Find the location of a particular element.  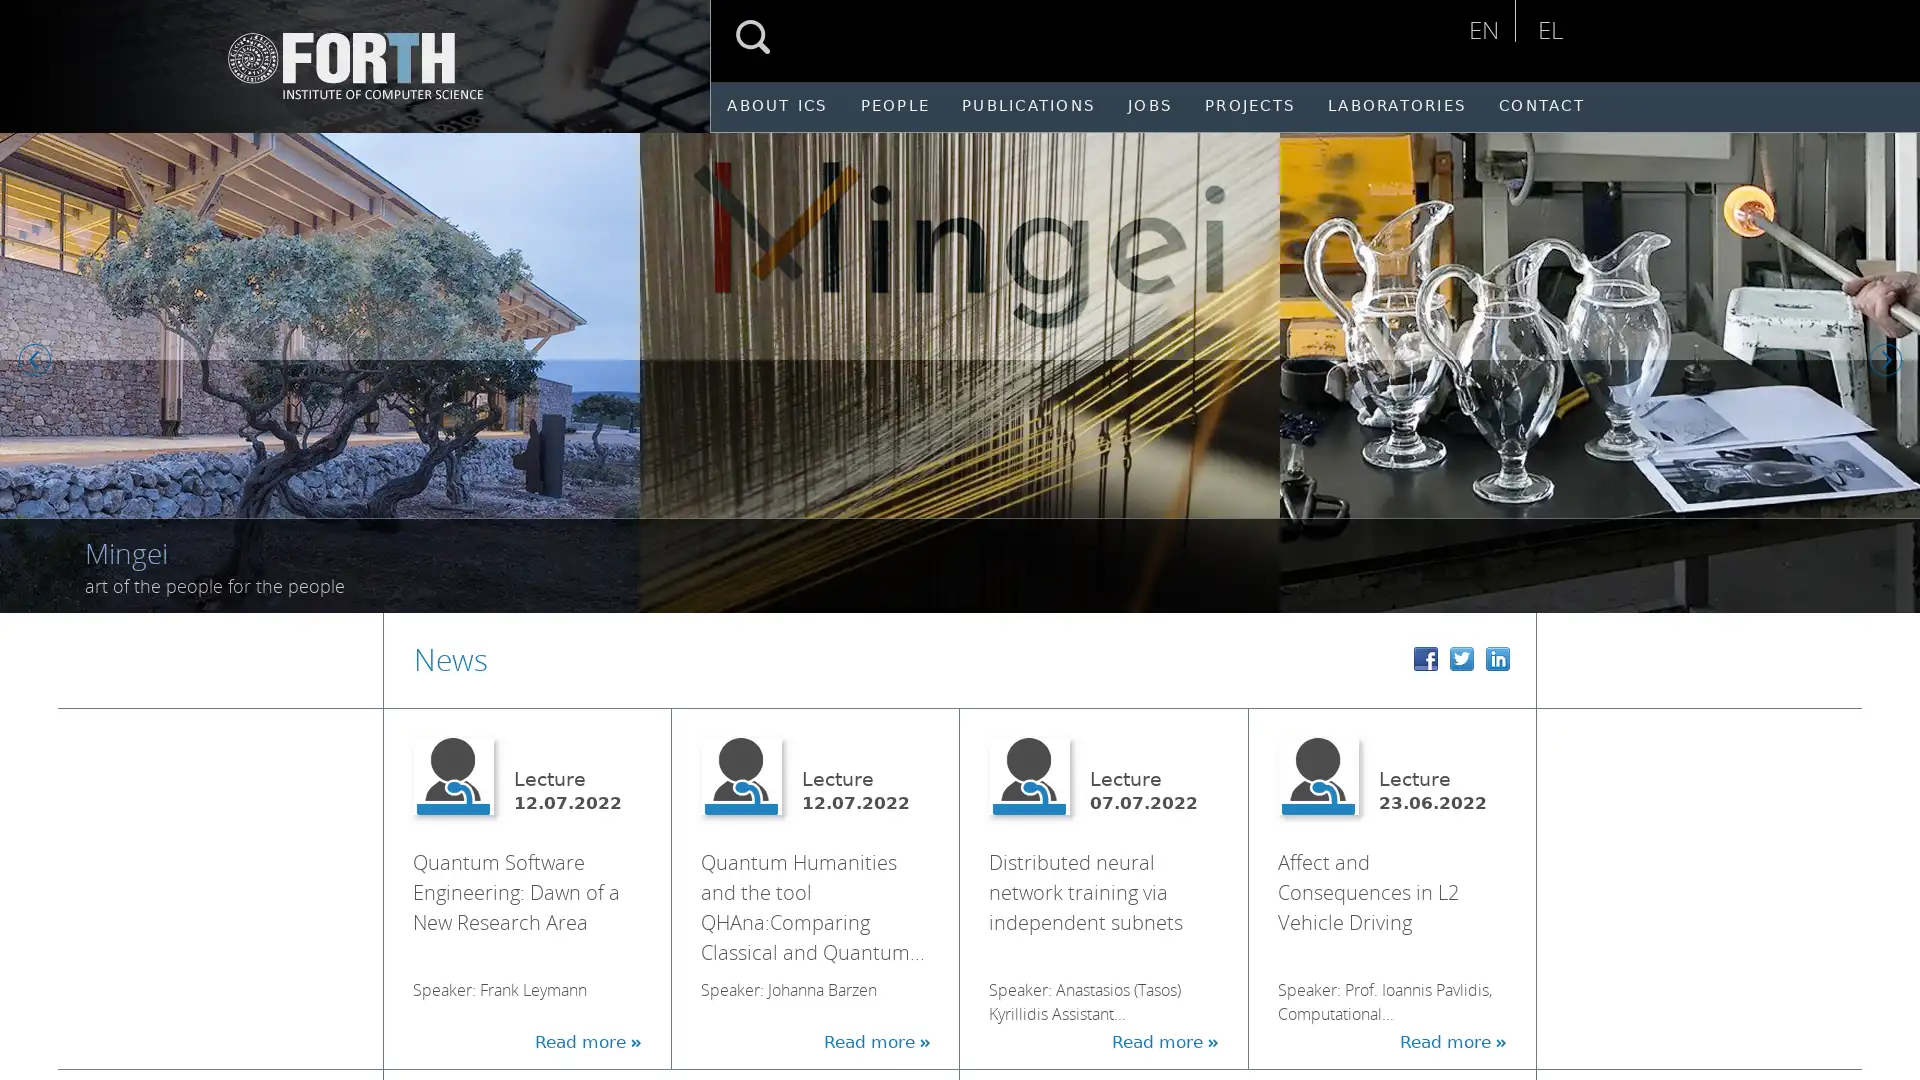

Submit Search Button is located at coordinates (752, 37).